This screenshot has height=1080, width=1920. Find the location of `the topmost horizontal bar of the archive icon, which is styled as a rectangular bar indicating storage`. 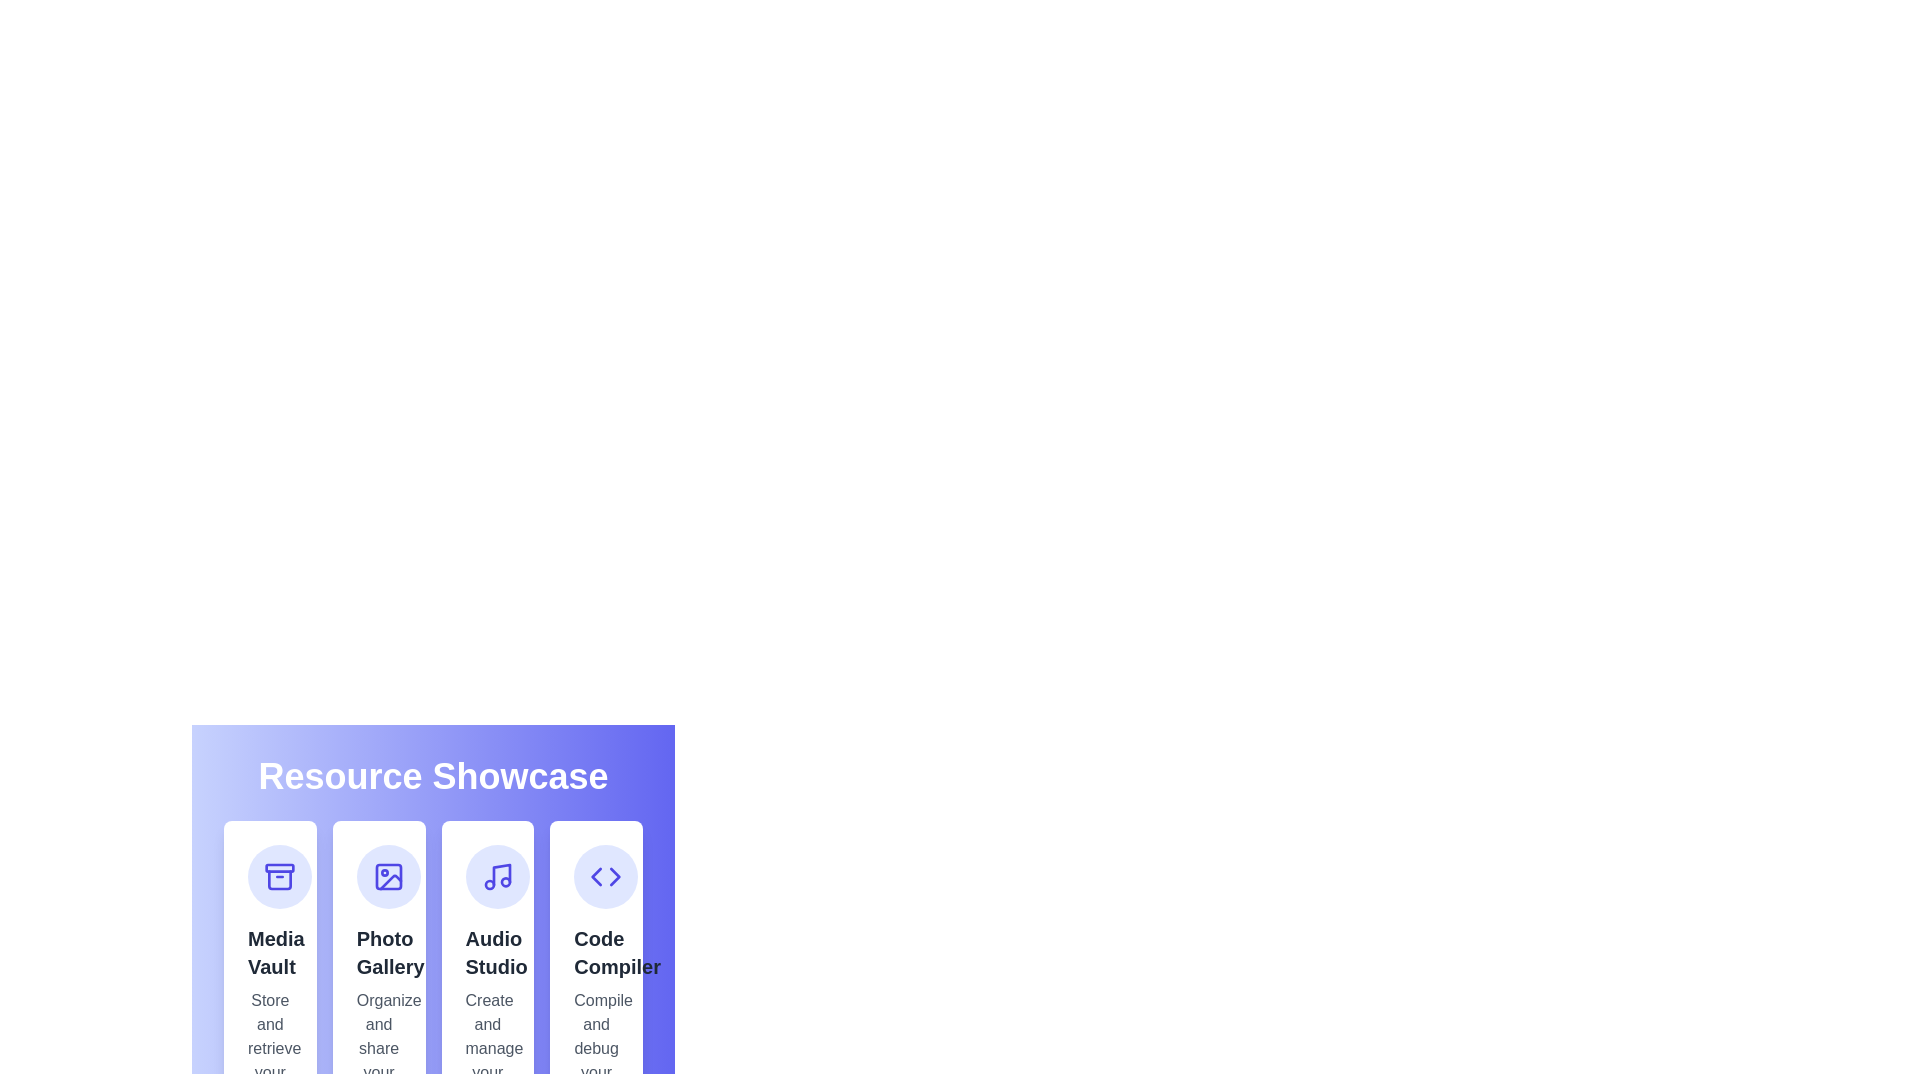

the topmost horizontal bar of the archive icon, which is styled as a rectangular bar indicating storage is located at coordinates (278, 866).